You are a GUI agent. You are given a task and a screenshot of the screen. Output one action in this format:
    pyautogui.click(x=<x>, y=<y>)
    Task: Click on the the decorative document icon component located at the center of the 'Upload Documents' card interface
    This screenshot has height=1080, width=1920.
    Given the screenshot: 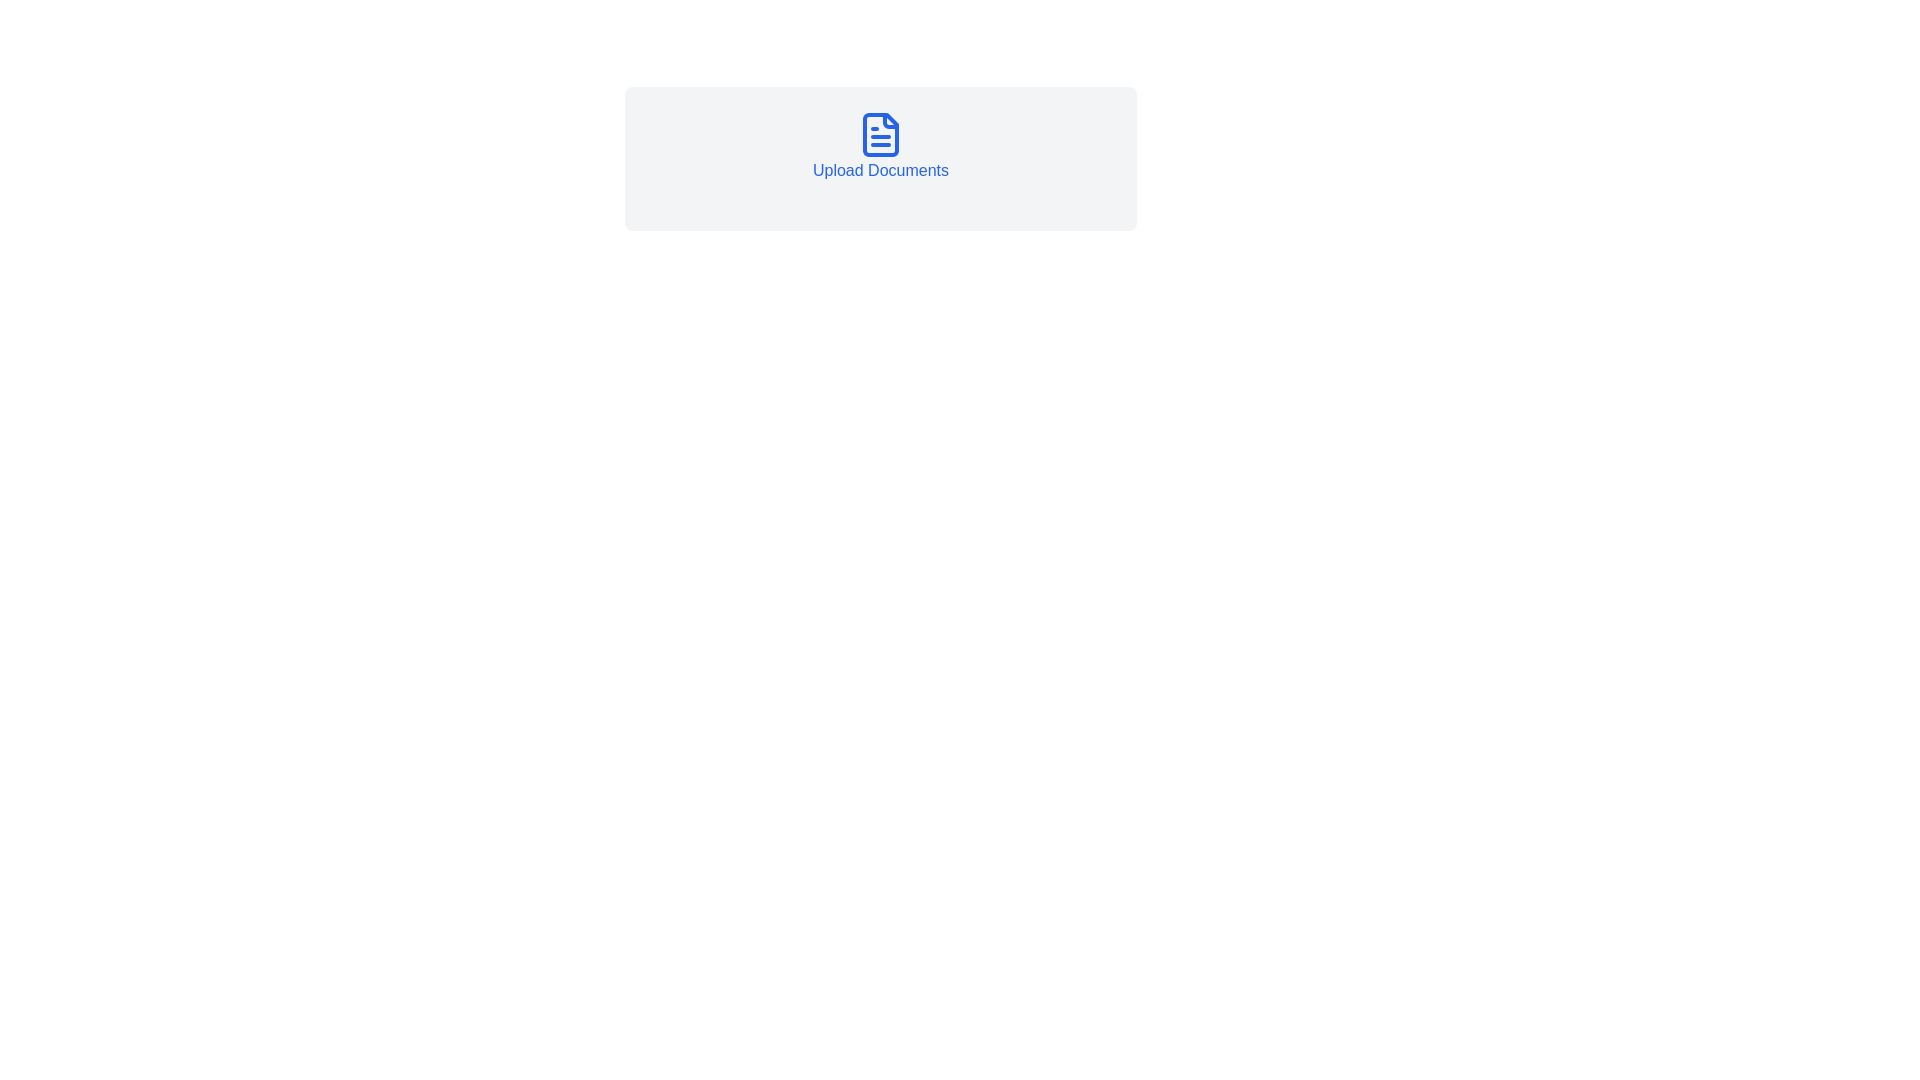 What is the action you would take?
    pyautogui.click(x=880, y=135)
    